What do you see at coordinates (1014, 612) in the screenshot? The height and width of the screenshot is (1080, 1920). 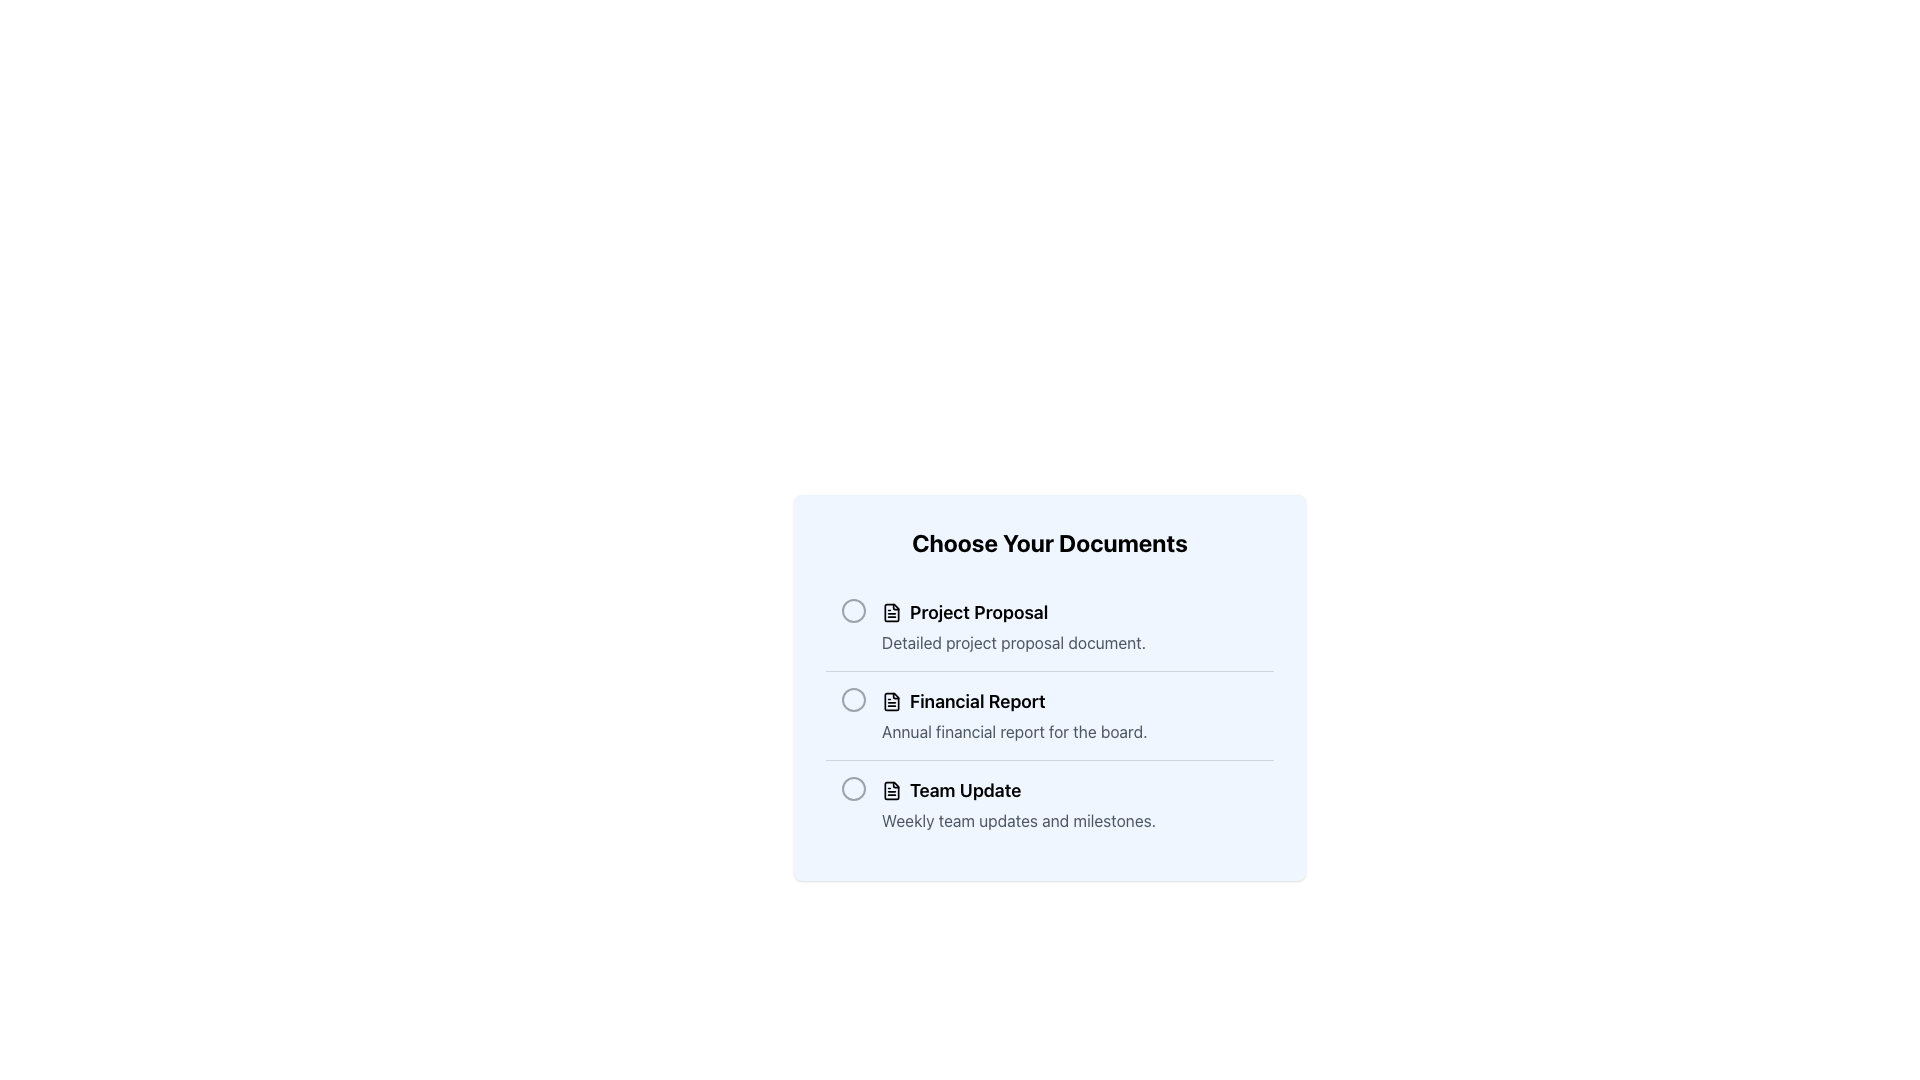 I see `the text label 'Choose Your Documents'` at bounding box center [1014, 612].